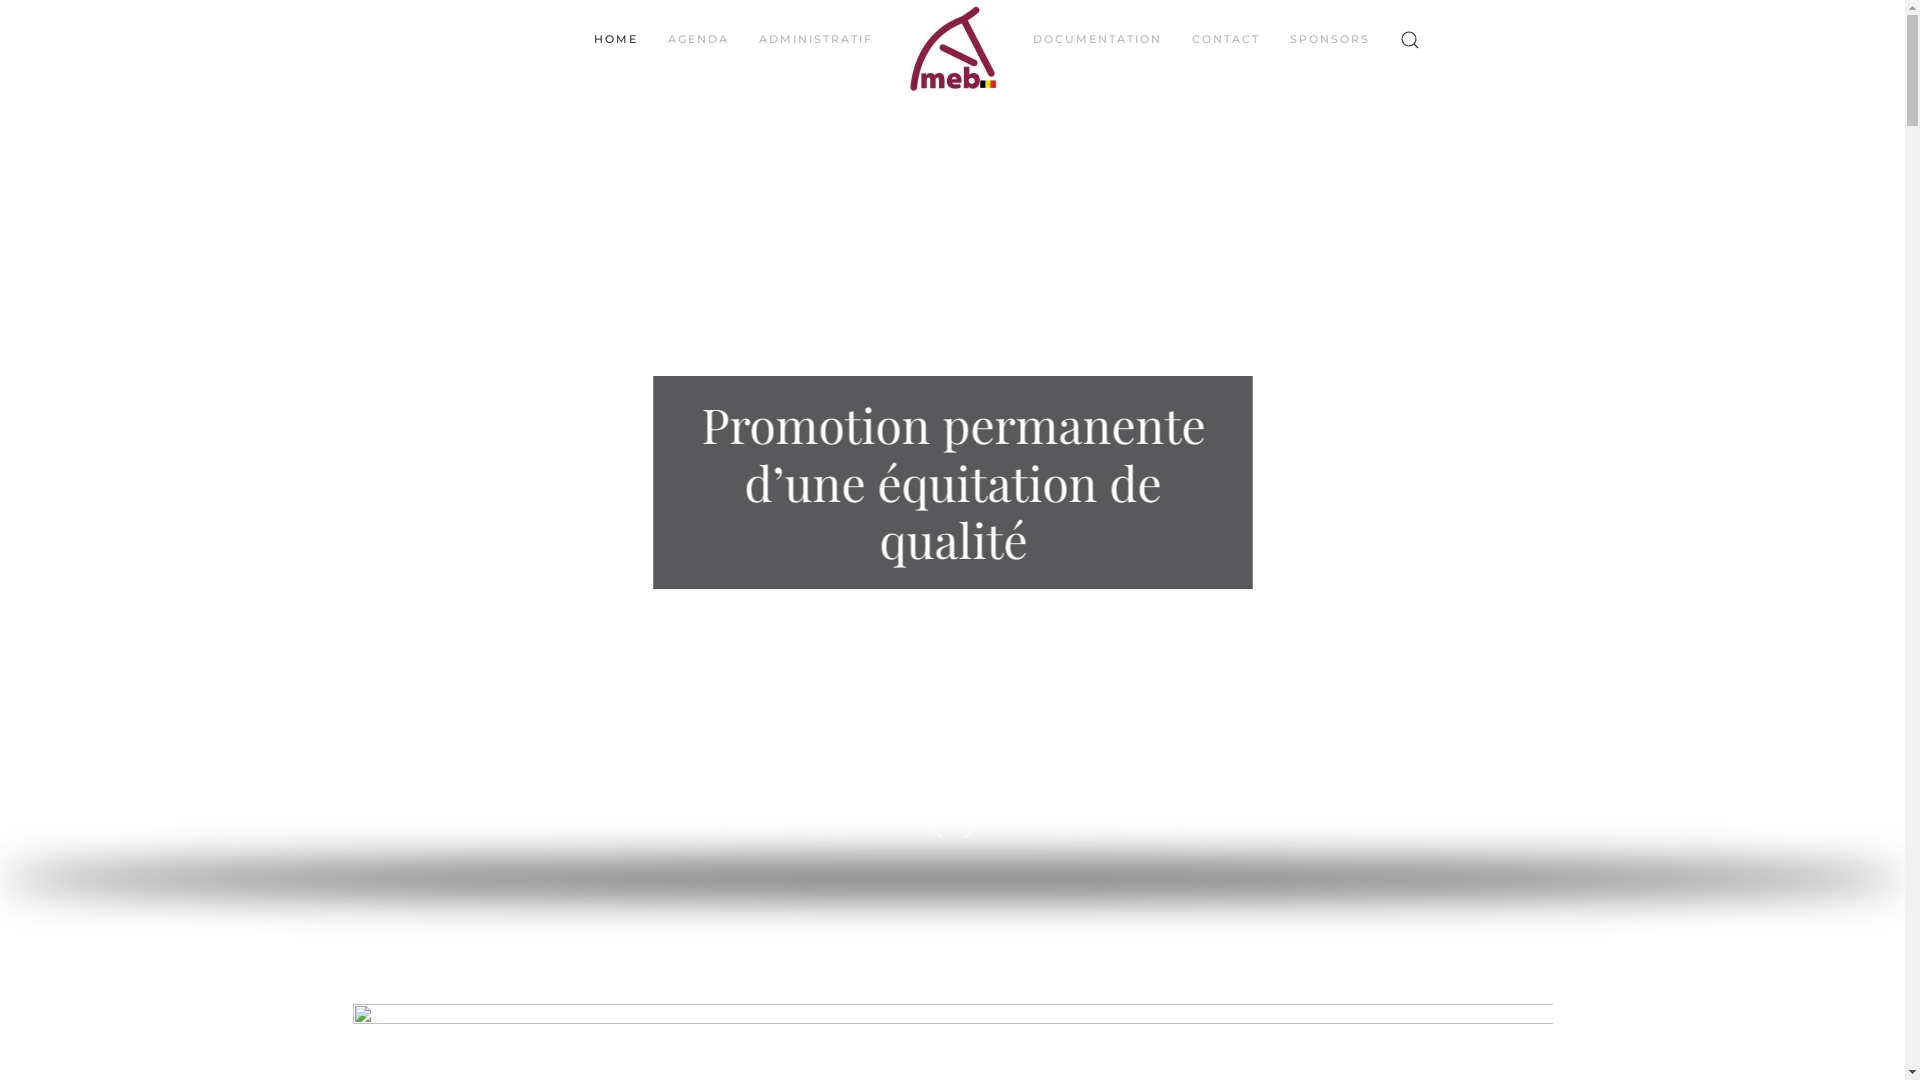 The image size is (1920, 1080). I want to click on 'DOCUMENTATION', so click(1095, 39).